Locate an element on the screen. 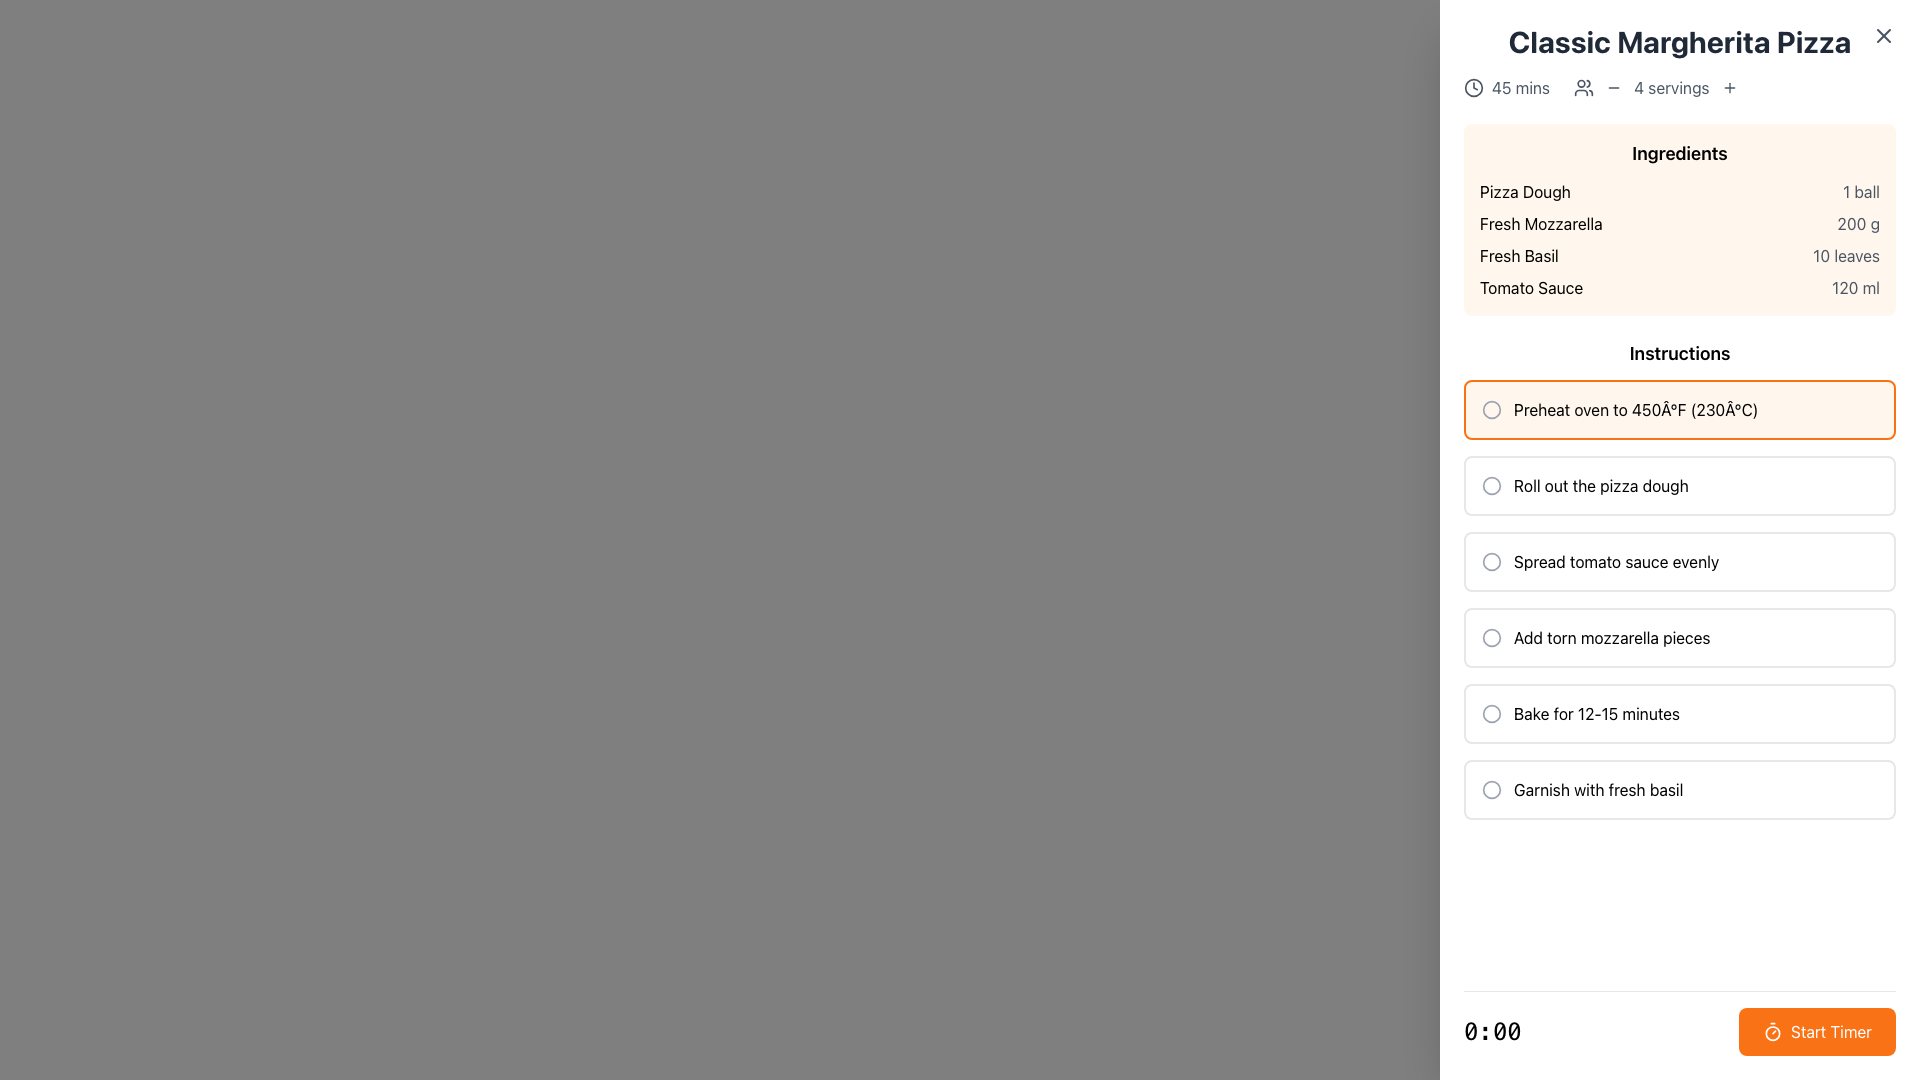 This screenshot has height=1080, width=1920. to select the instruction step item located as the second item in the 'Instructions' section, providing guidance on a specific action in the recipe is located at coordinates (1680, 486).